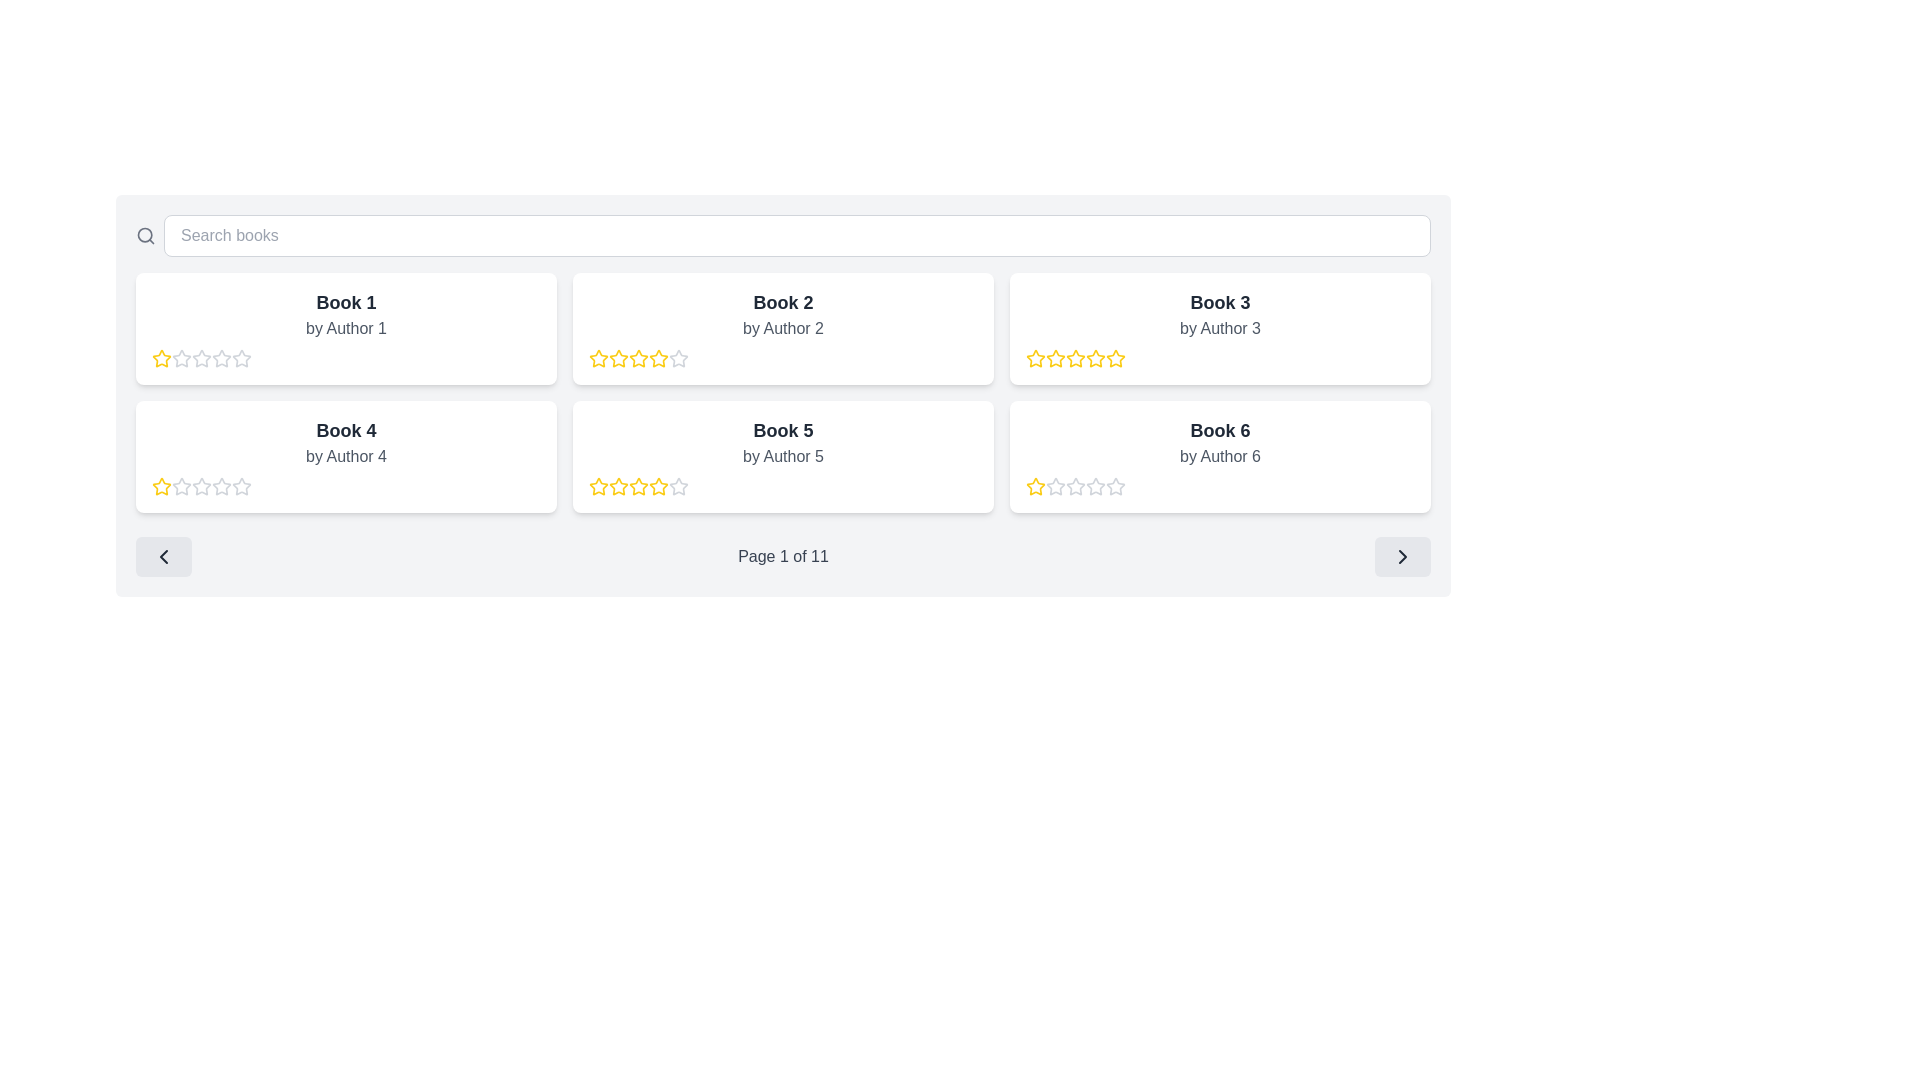 The image size is (1920, 1080). Describe the element at coordinates (782, 303) in the screenshot. I see `the Text Label displaying 'Book 2', which is located at the top center of the second card in the first row of the grid layout` at that location.